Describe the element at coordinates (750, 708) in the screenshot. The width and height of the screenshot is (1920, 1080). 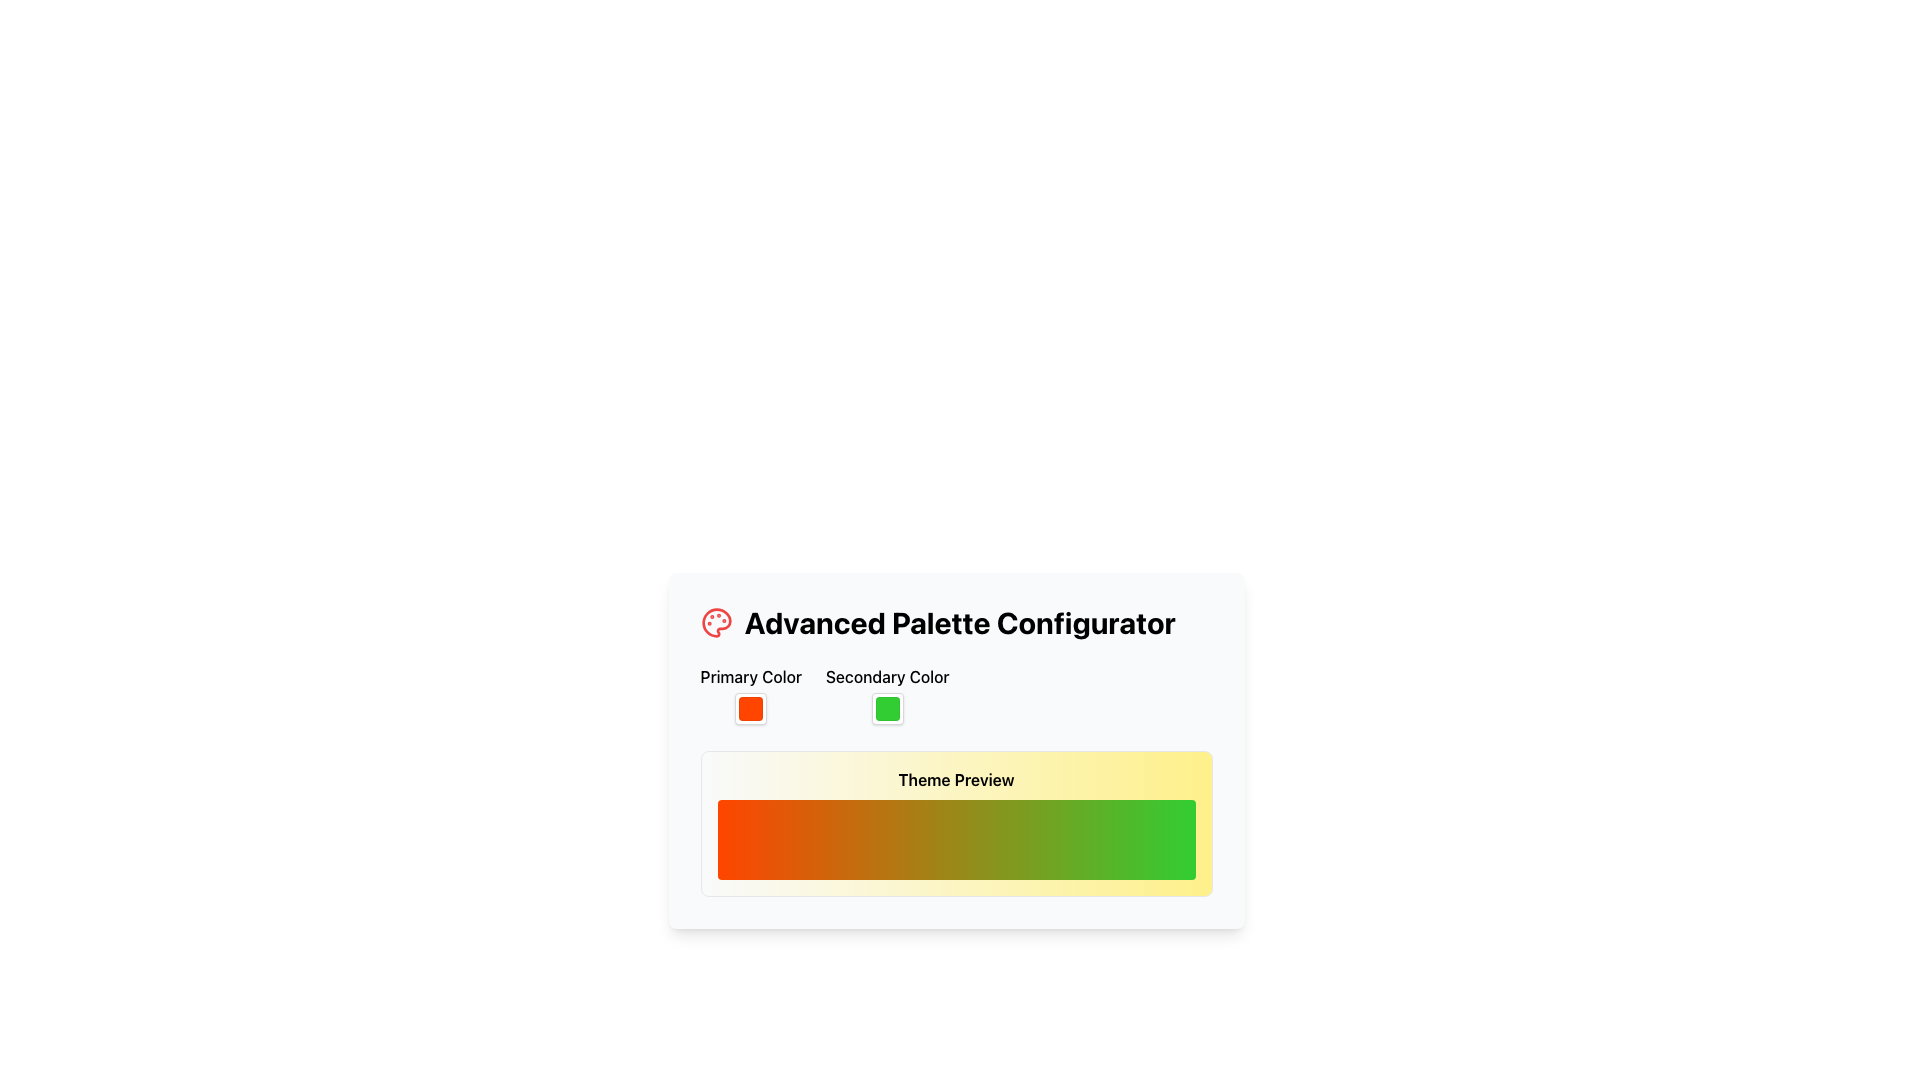
I see `the first color selector block, which is a square with an orange fill color located beneath the 'Primary Color' label in the 'Advanced Palette Configurator'` at that location.